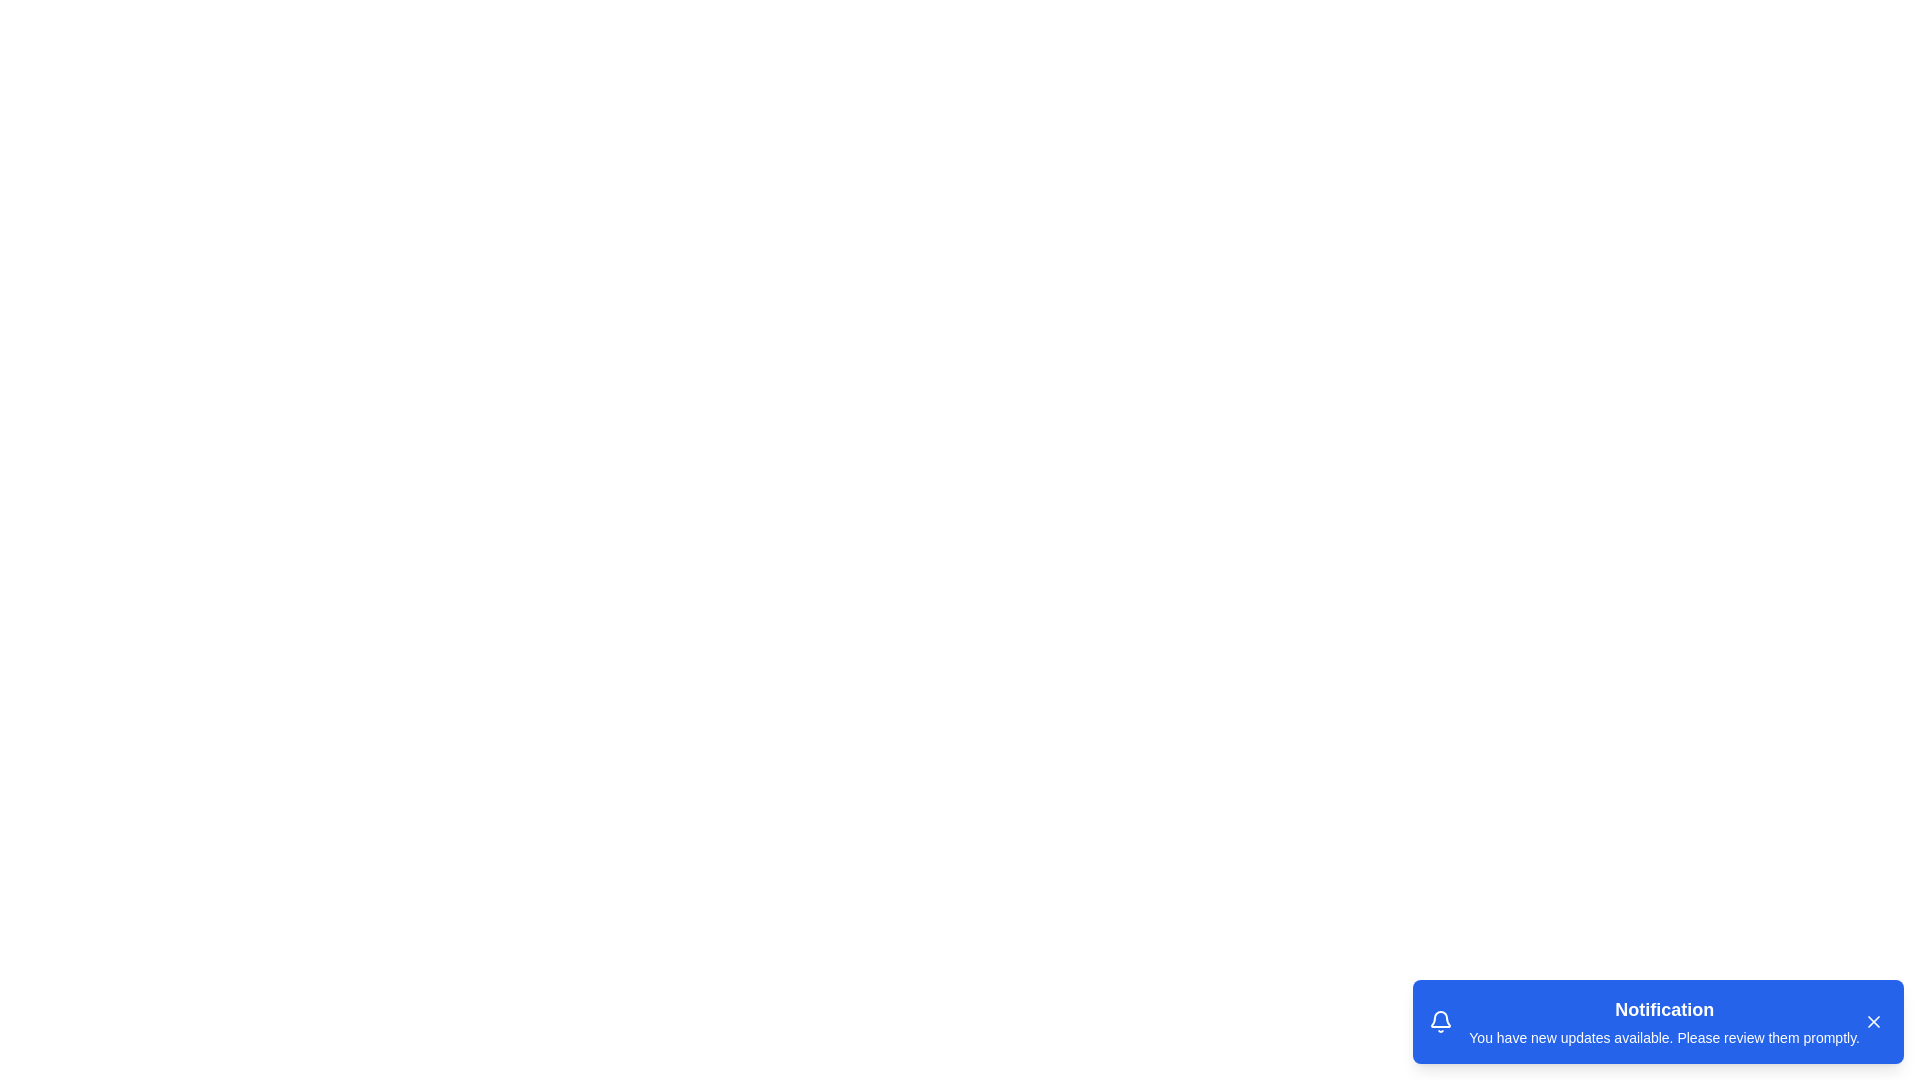  Describe the element at coordinates (1441, 1022) in the screenshot. I see `the bell icon in the notification snackbar` at that location.